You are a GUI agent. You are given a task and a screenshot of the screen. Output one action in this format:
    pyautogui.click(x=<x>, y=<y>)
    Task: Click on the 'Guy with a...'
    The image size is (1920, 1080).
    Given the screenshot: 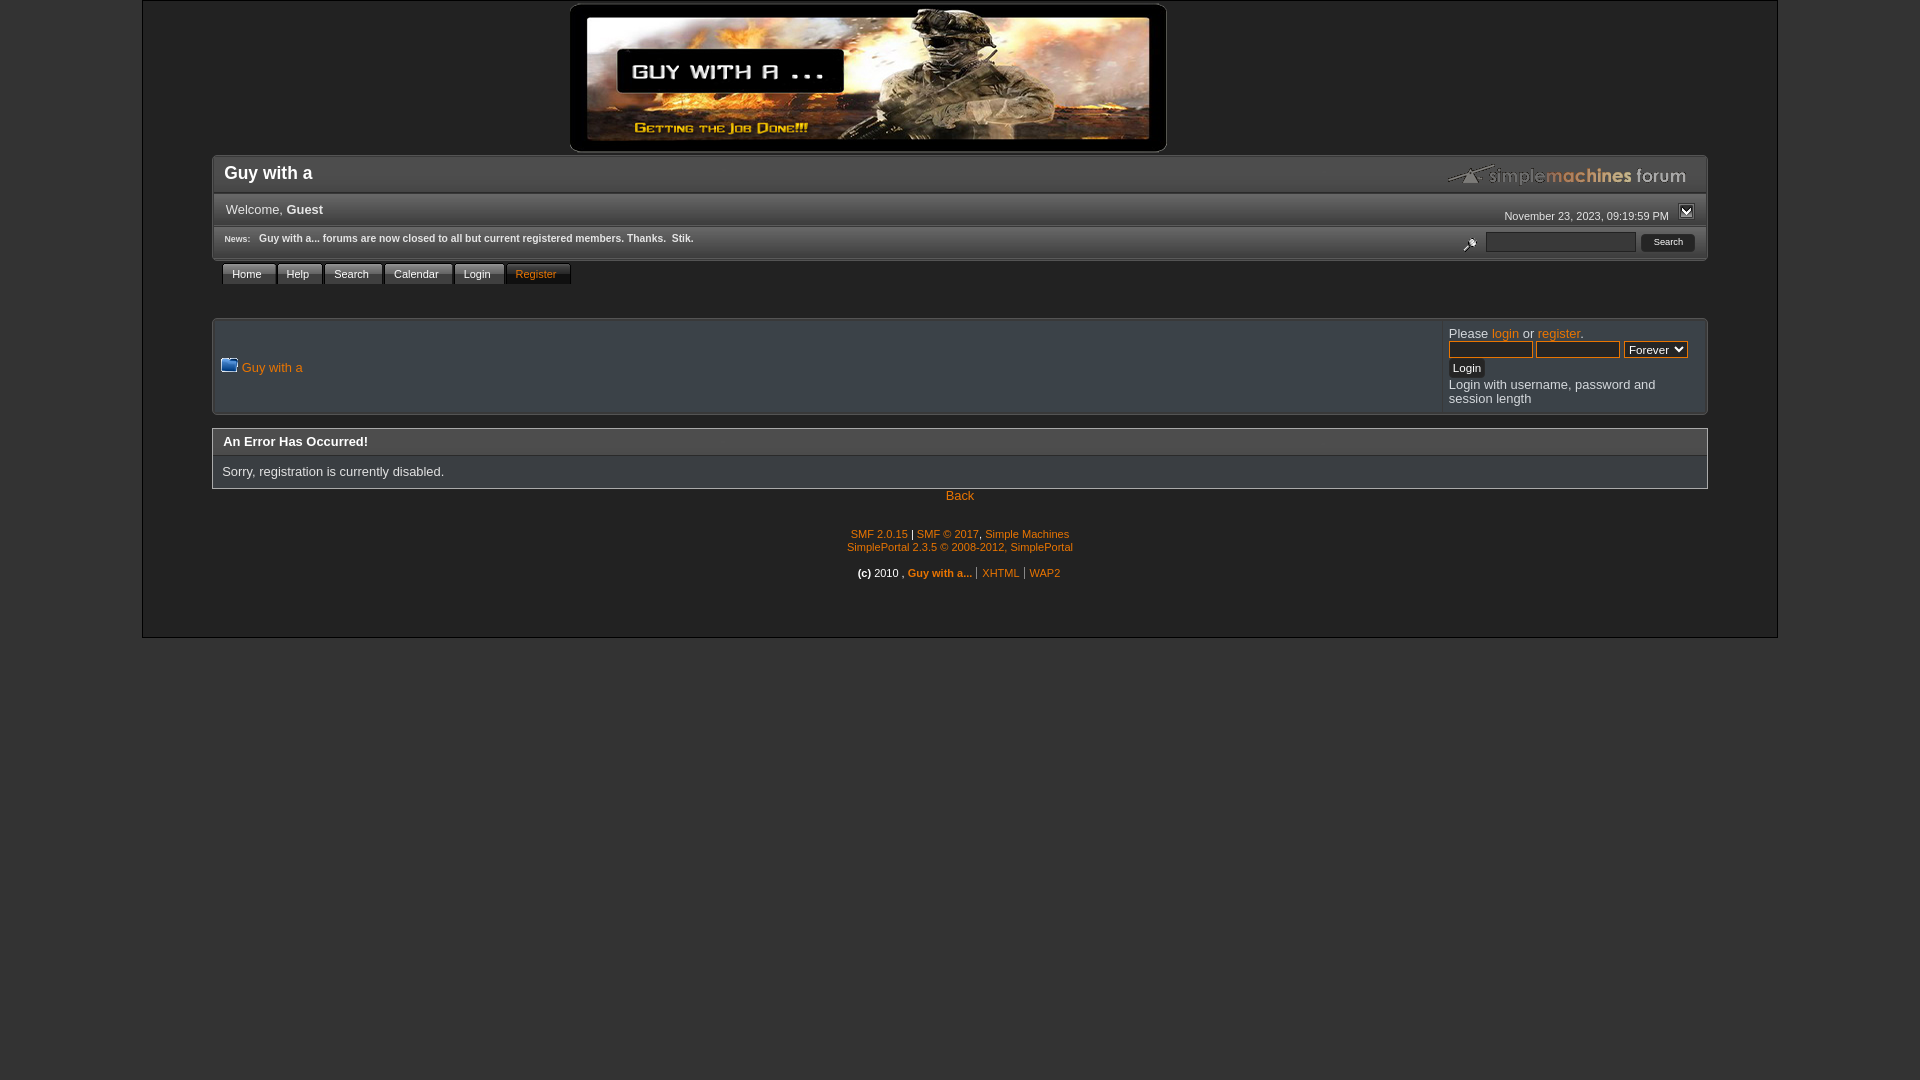 What is the action you would take?
    pyautogui.click(x=939, y=573)
    